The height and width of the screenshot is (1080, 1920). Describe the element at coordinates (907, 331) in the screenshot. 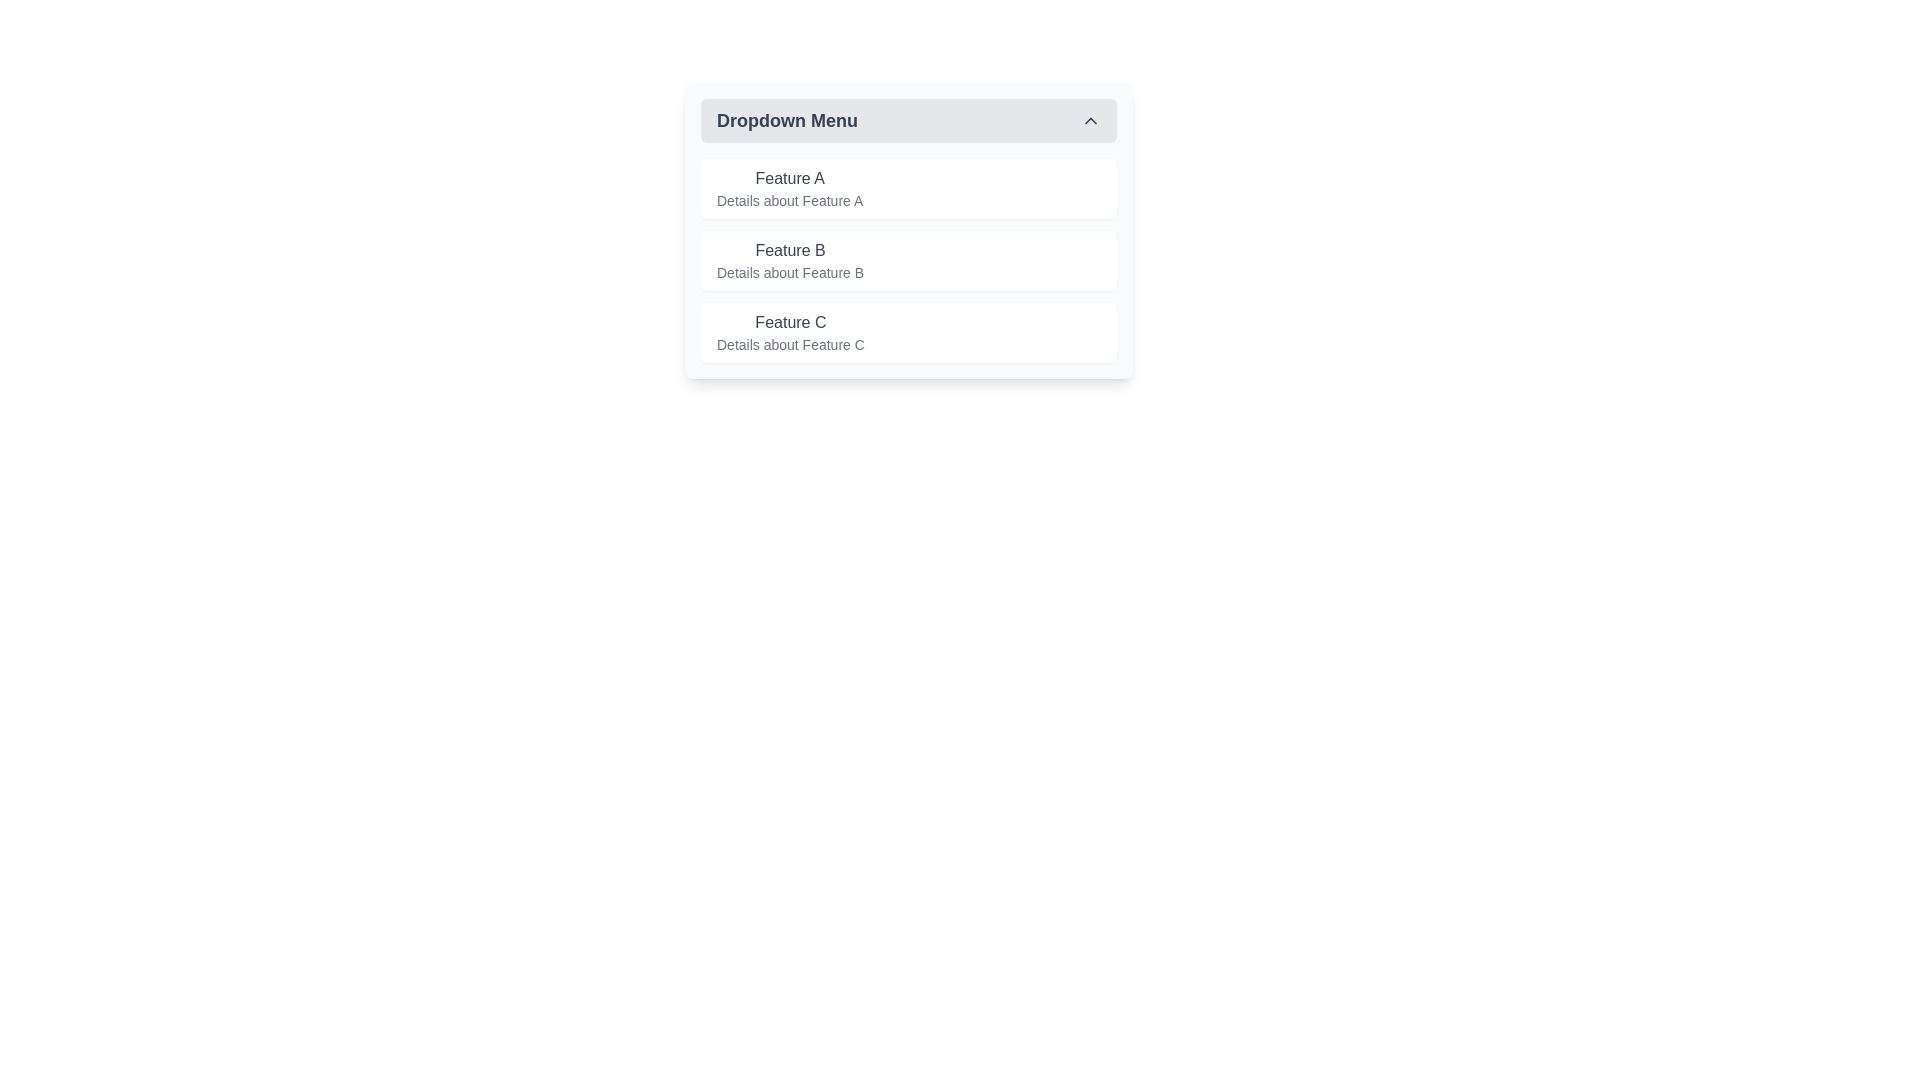

I see `the interactive list item labeled 'Feature C'` at that location.